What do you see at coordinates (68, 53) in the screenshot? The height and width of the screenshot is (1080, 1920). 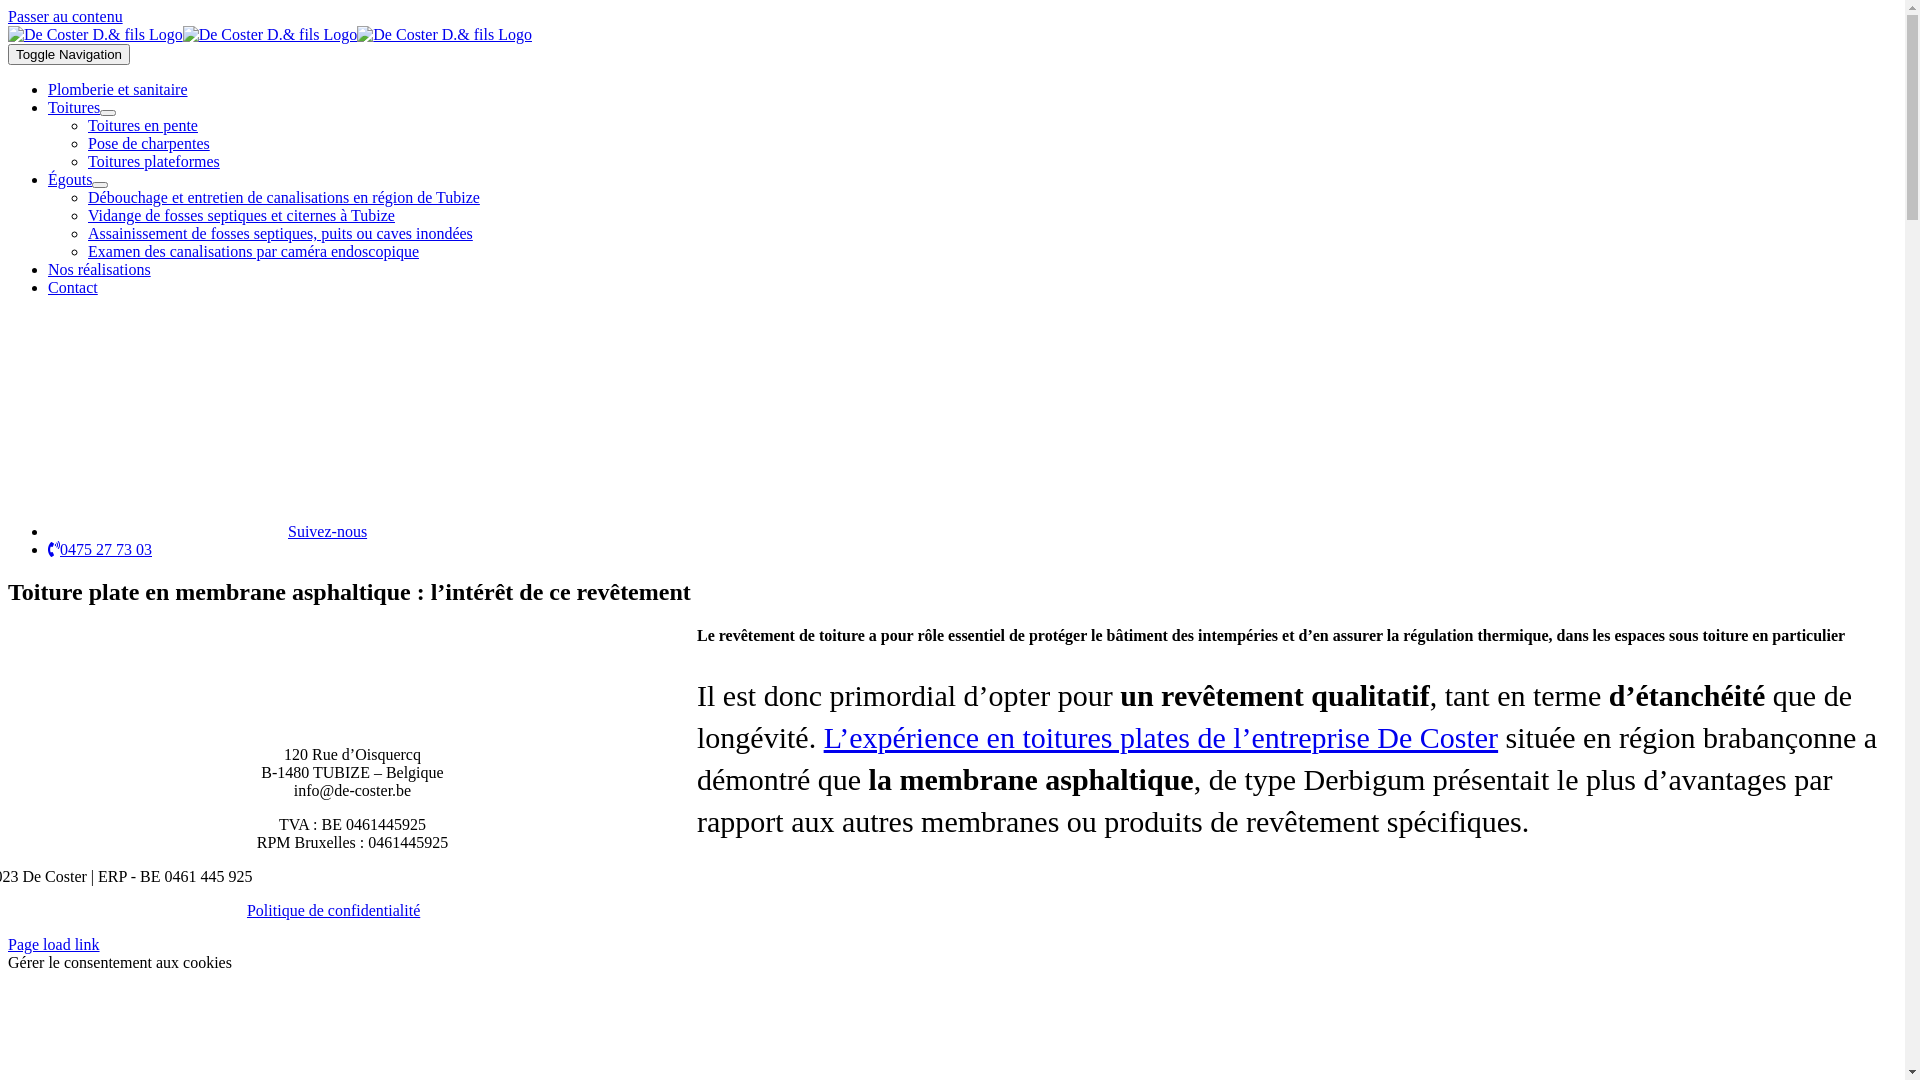 I see `'Toggle Navigation'` at bounding box center [68, 53].